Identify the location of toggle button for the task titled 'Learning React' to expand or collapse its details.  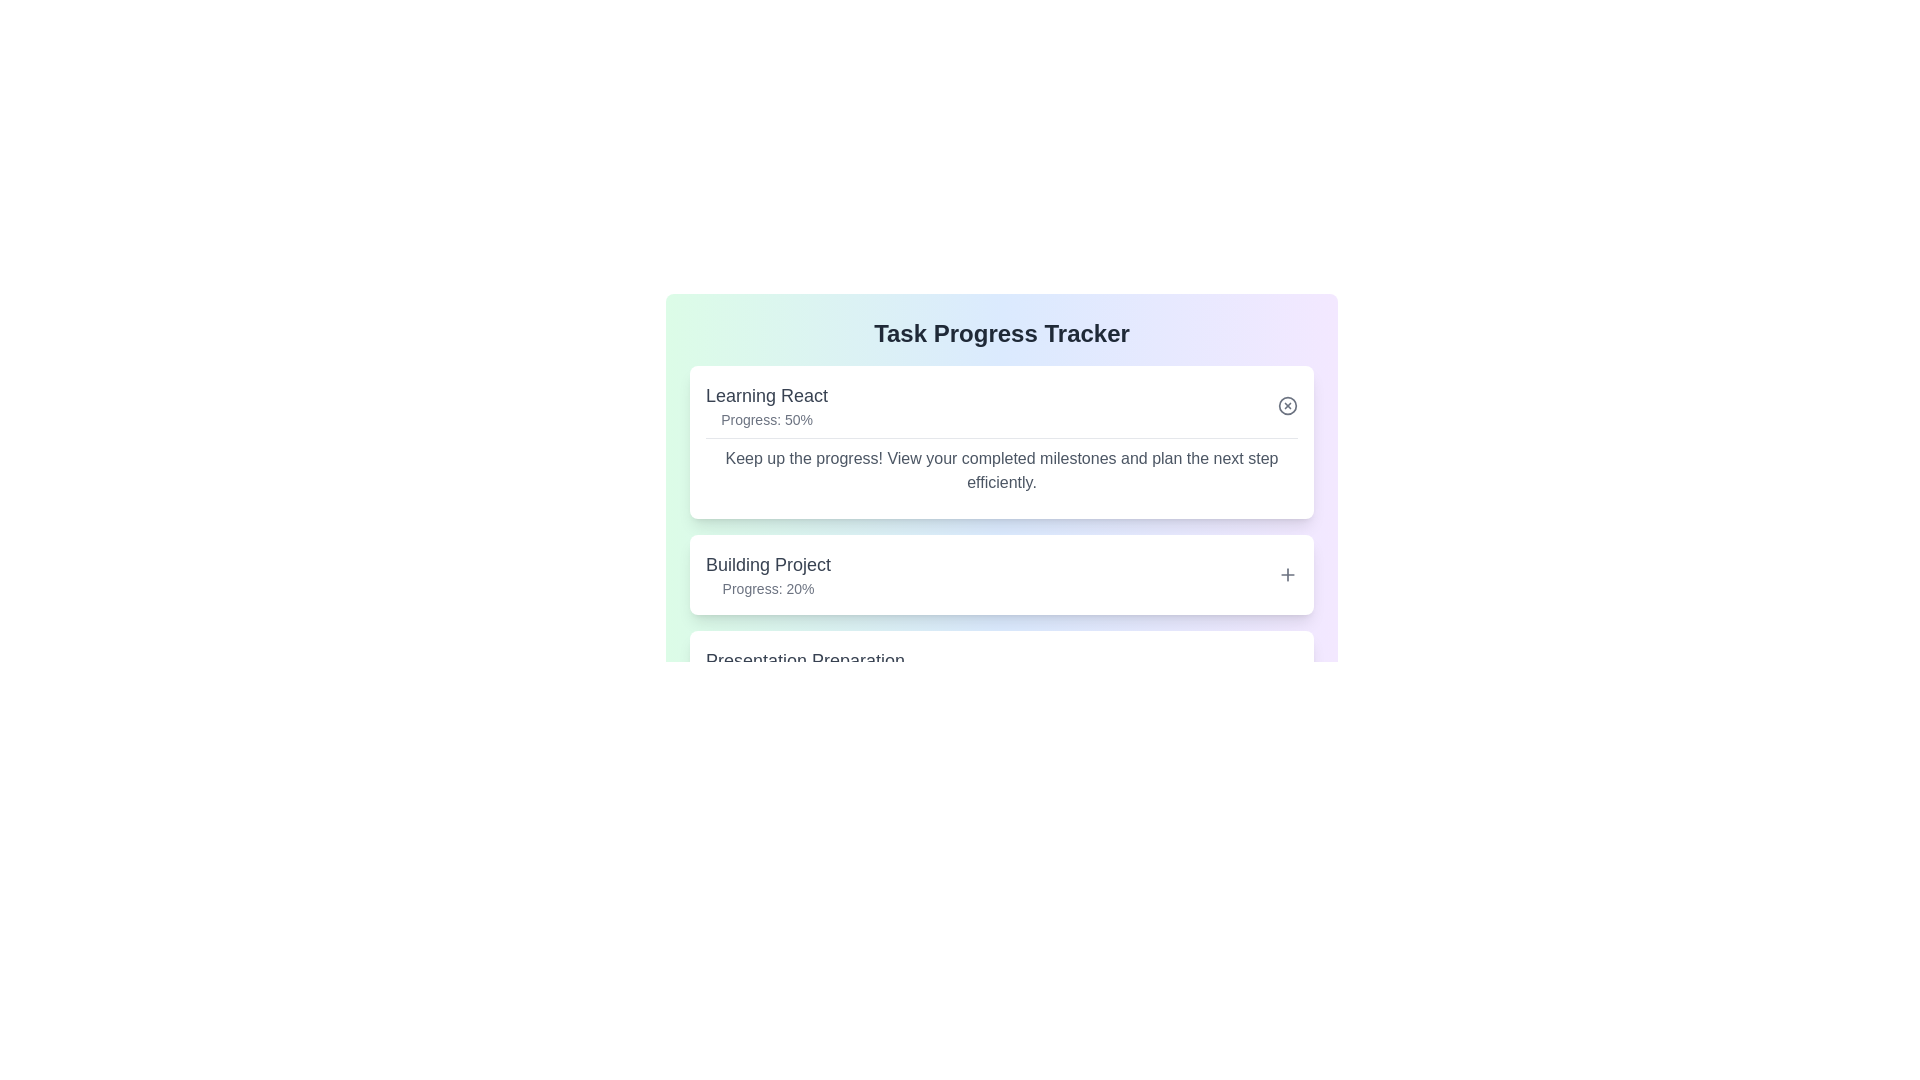
(1287, 405).